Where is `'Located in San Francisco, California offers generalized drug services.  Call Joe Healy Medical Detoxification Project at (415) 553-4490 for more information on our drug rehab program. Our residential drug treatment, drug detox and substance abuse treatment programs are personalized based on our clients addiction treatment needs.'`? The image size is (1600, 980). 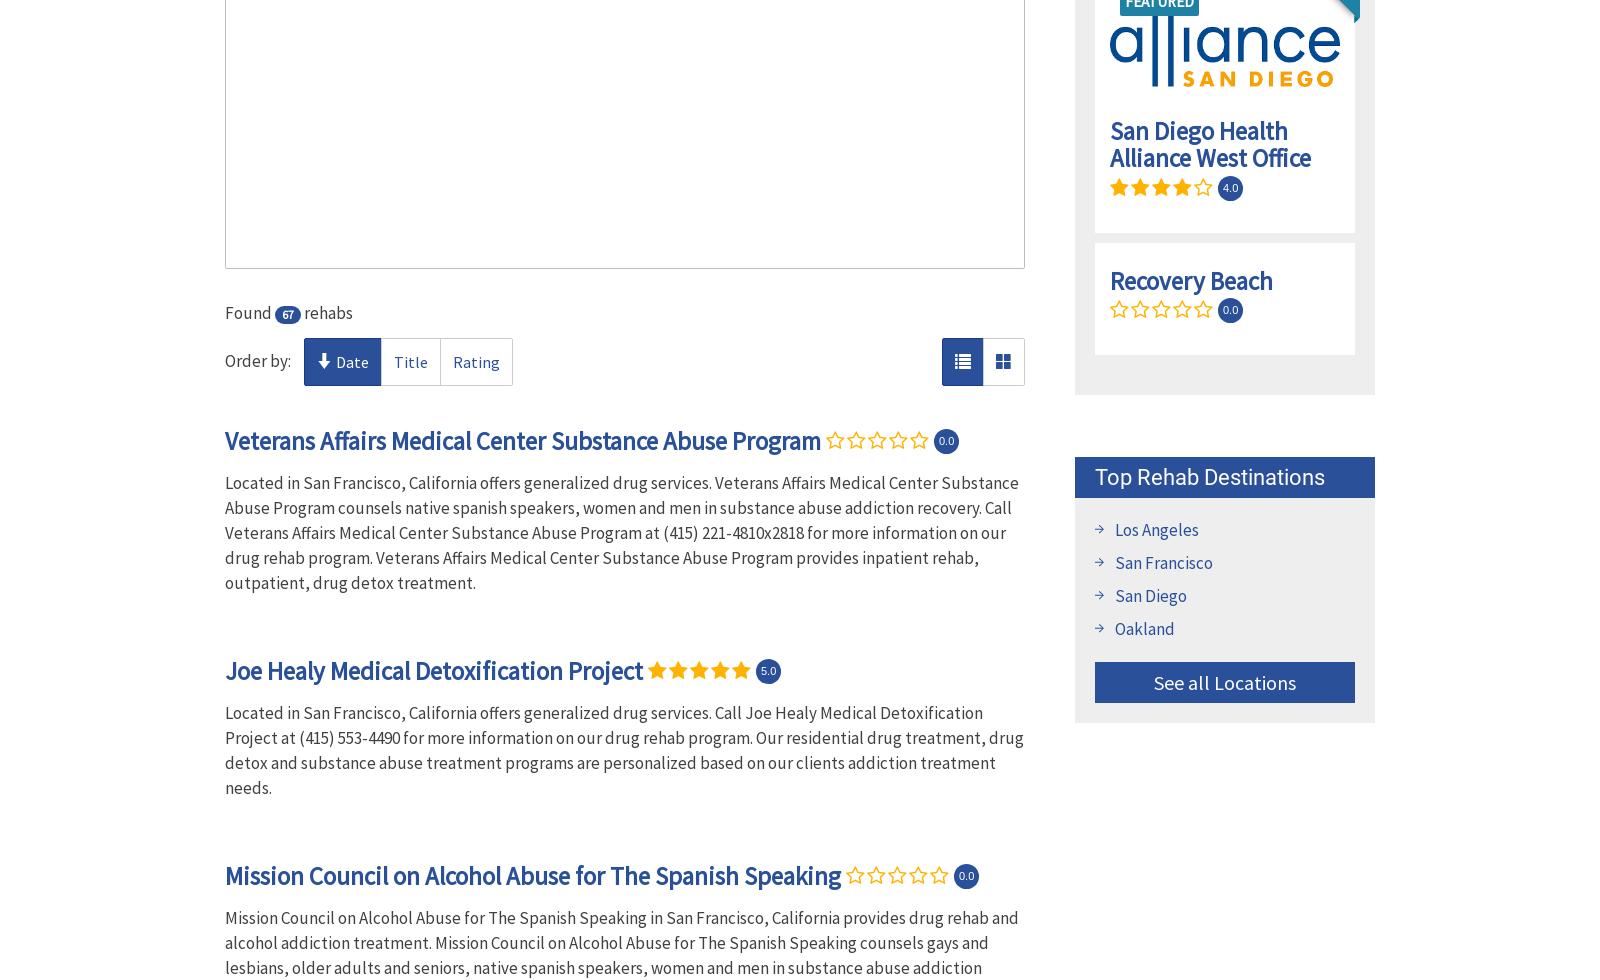
'Located in San Francisco, California offers generalized drug services.  Call Joe Healy Medical Detoxification Project at (415) 553-4490 for more information on our drug rehab program. Our residential drug treatment, drug detox and substance abuse treatment programs are personalized based on our clients addiction treatment needs.' is located at coordinates (624, 749).